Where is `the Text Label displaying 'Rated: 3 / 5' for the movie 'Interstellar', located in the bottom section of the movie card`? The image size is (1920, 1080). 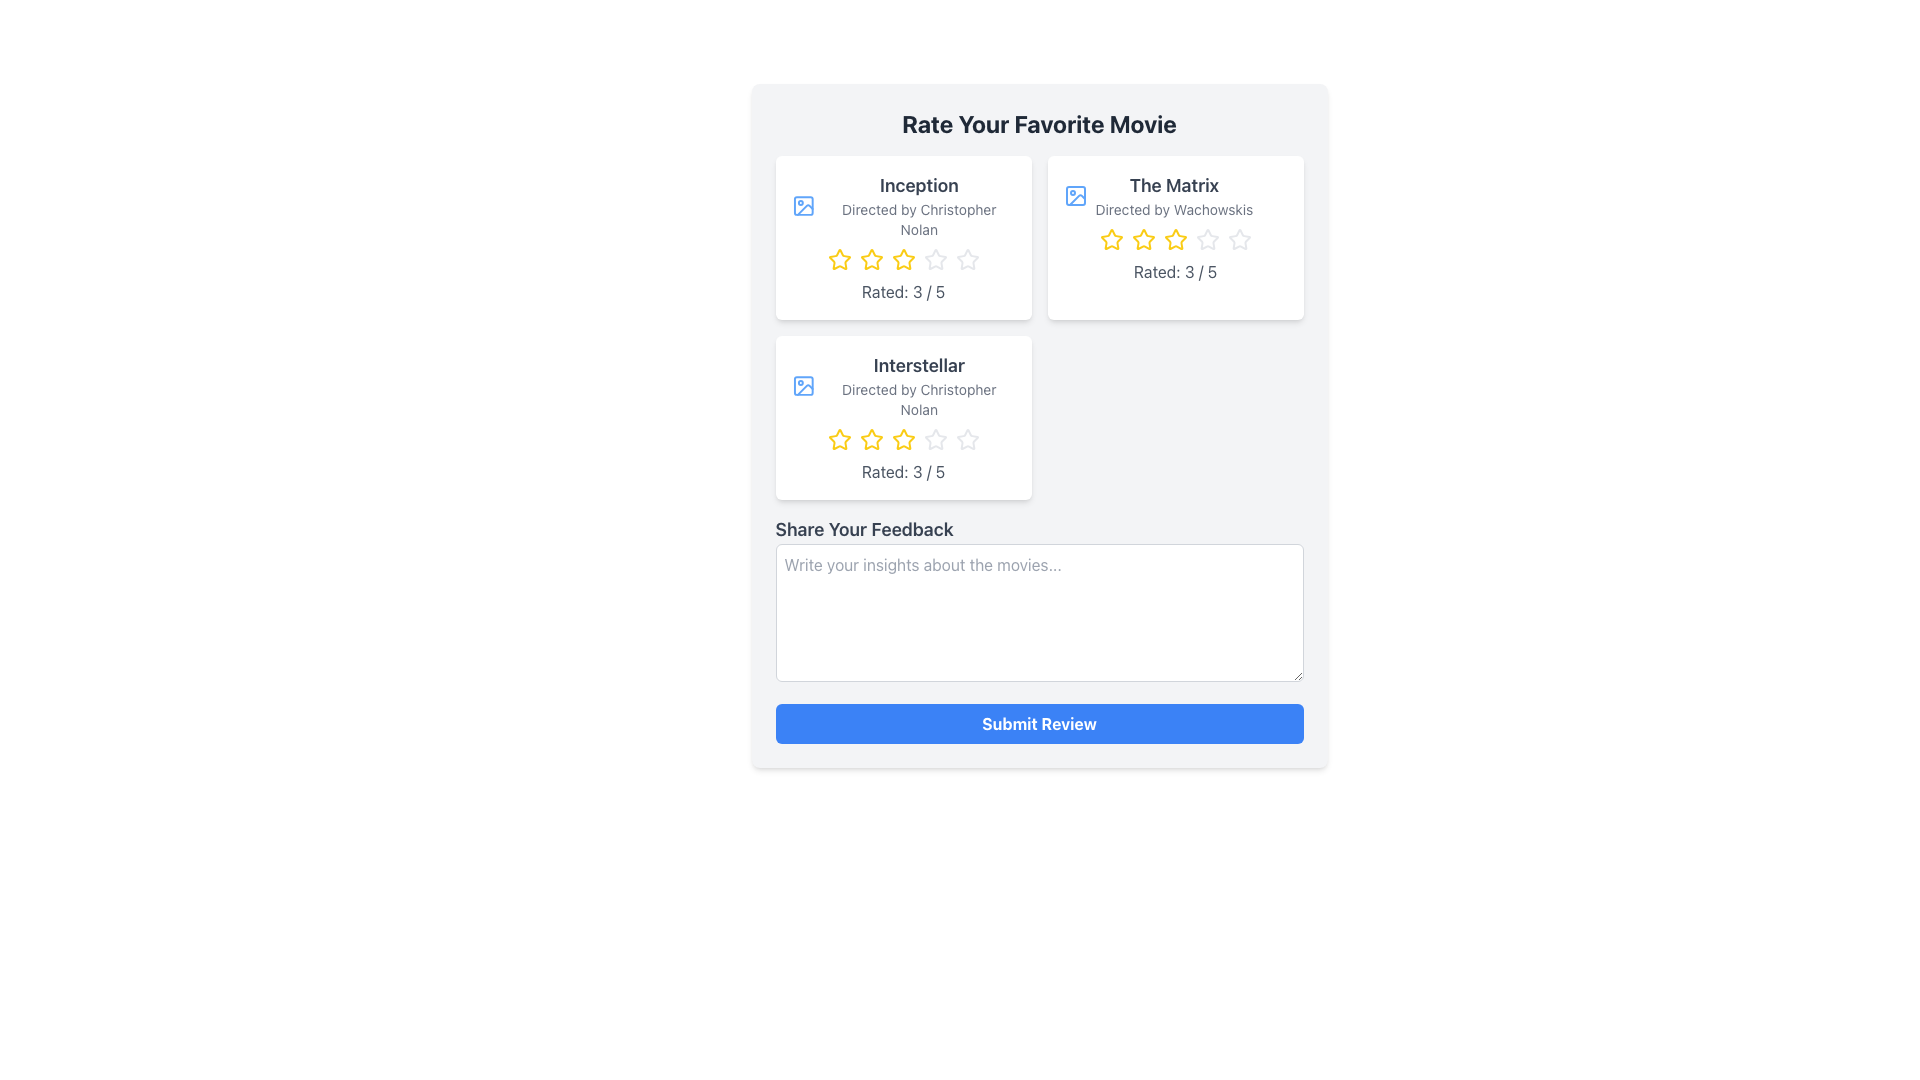 the Text Label displaying 'Rated: 3 / 5' for the movie 'Interstellar', located in the bottom section of the movie card is located at coordinates (902, 471).